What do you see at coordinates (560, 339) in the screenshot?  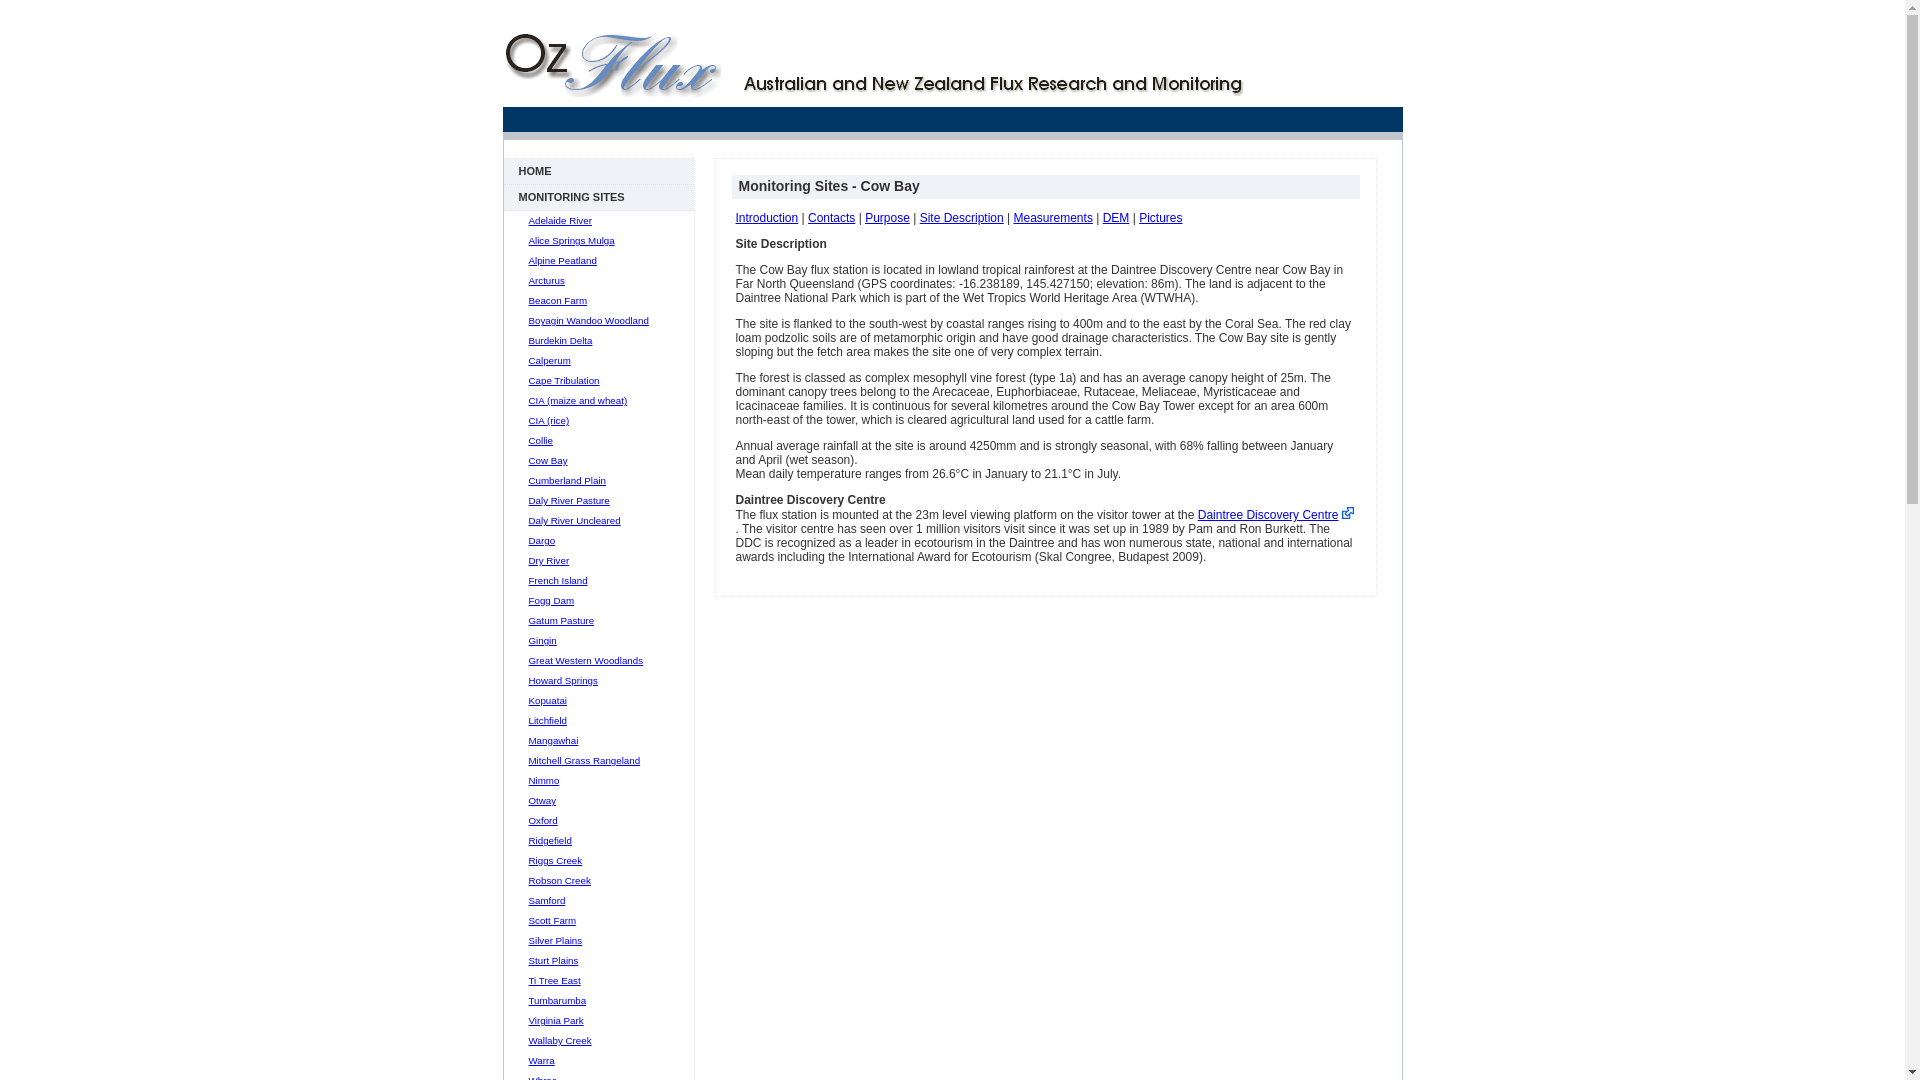 I see `'Burdekin Delta'` at bounding box center [560, 339].